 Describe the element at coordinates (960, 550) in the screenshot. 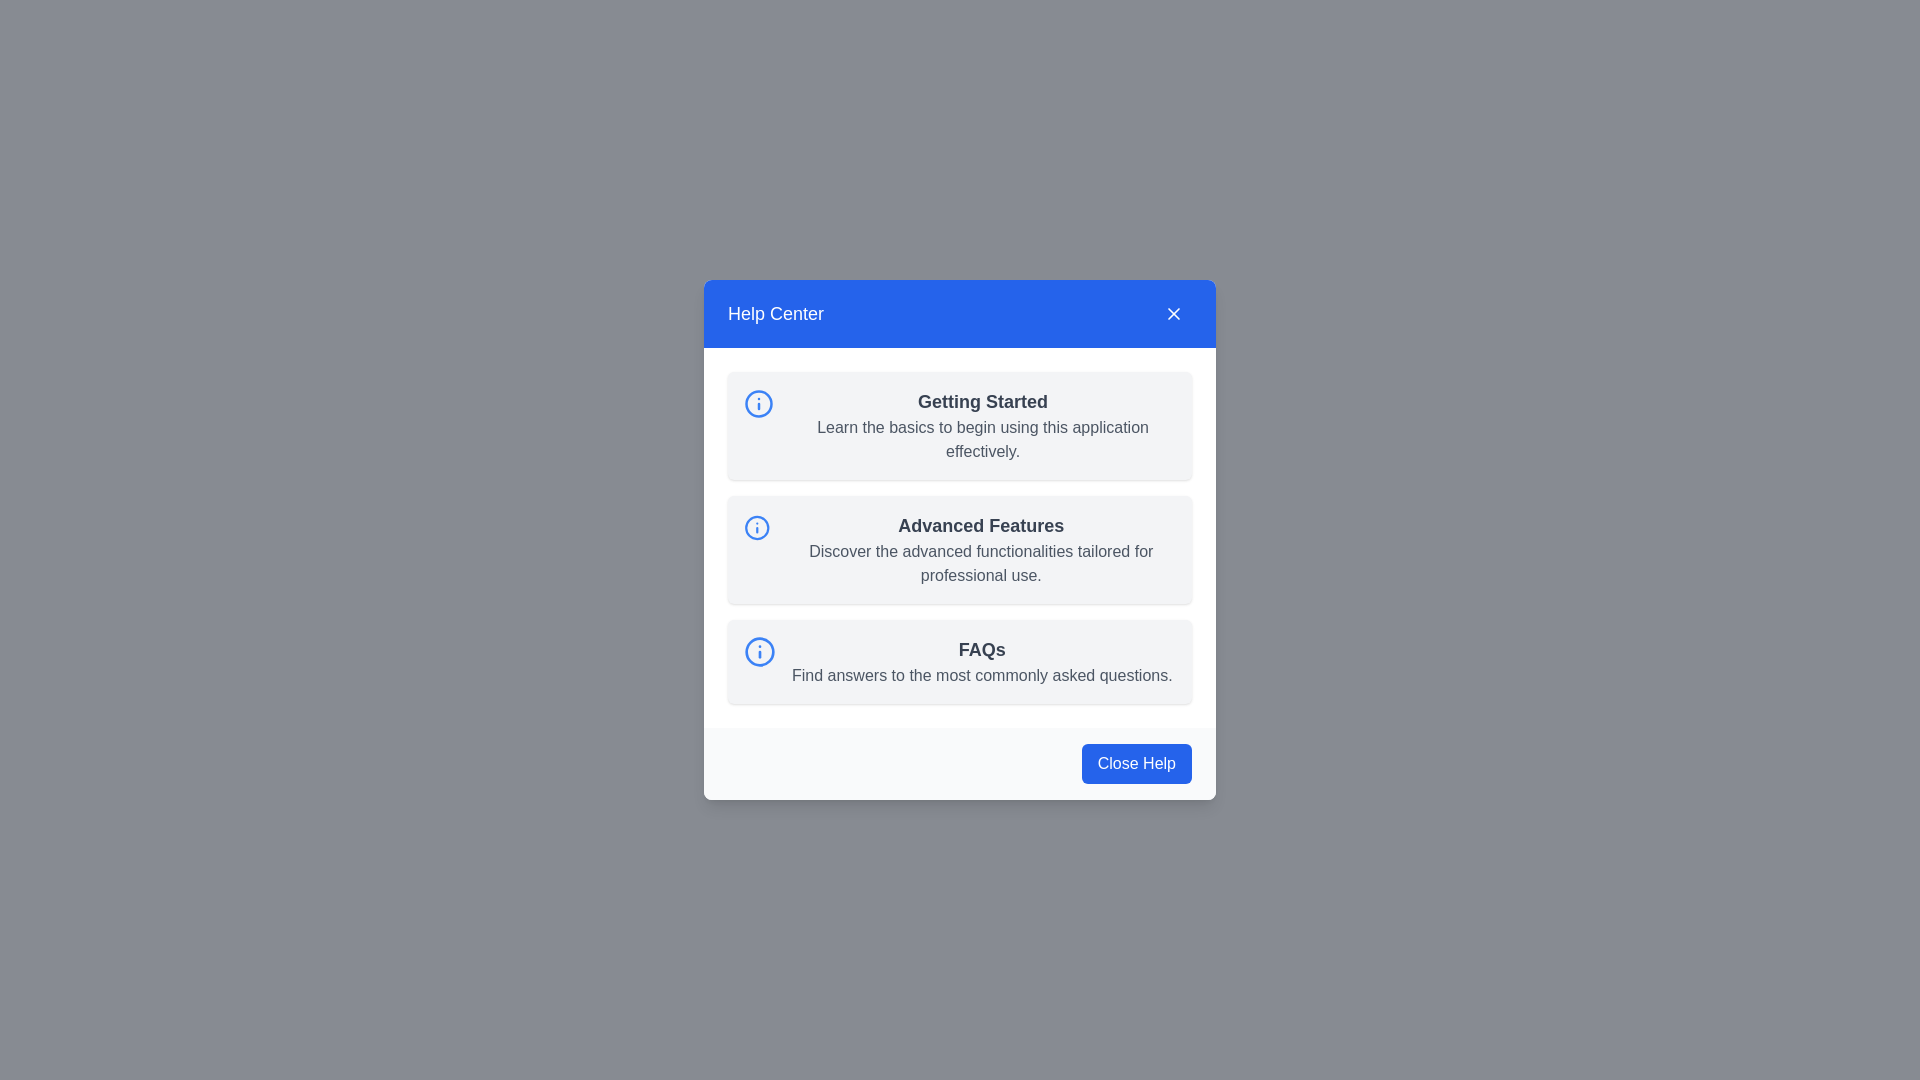

I see `the 'Advanced Features' Information Card, which is the second card in a vertical list within the Help Center modal, featuring a light gray background and a blue info icon` at that location.